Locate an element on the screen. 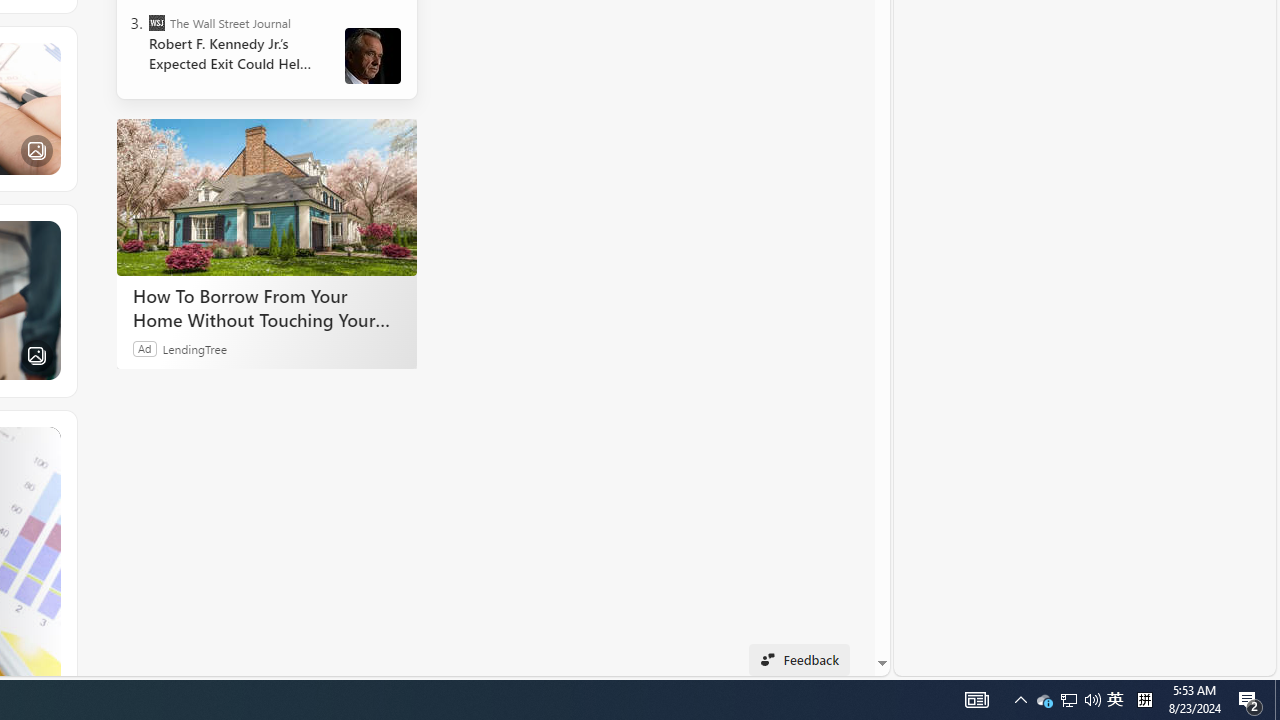  'The Wall Street Journal' is located at coordinates (155, 23).